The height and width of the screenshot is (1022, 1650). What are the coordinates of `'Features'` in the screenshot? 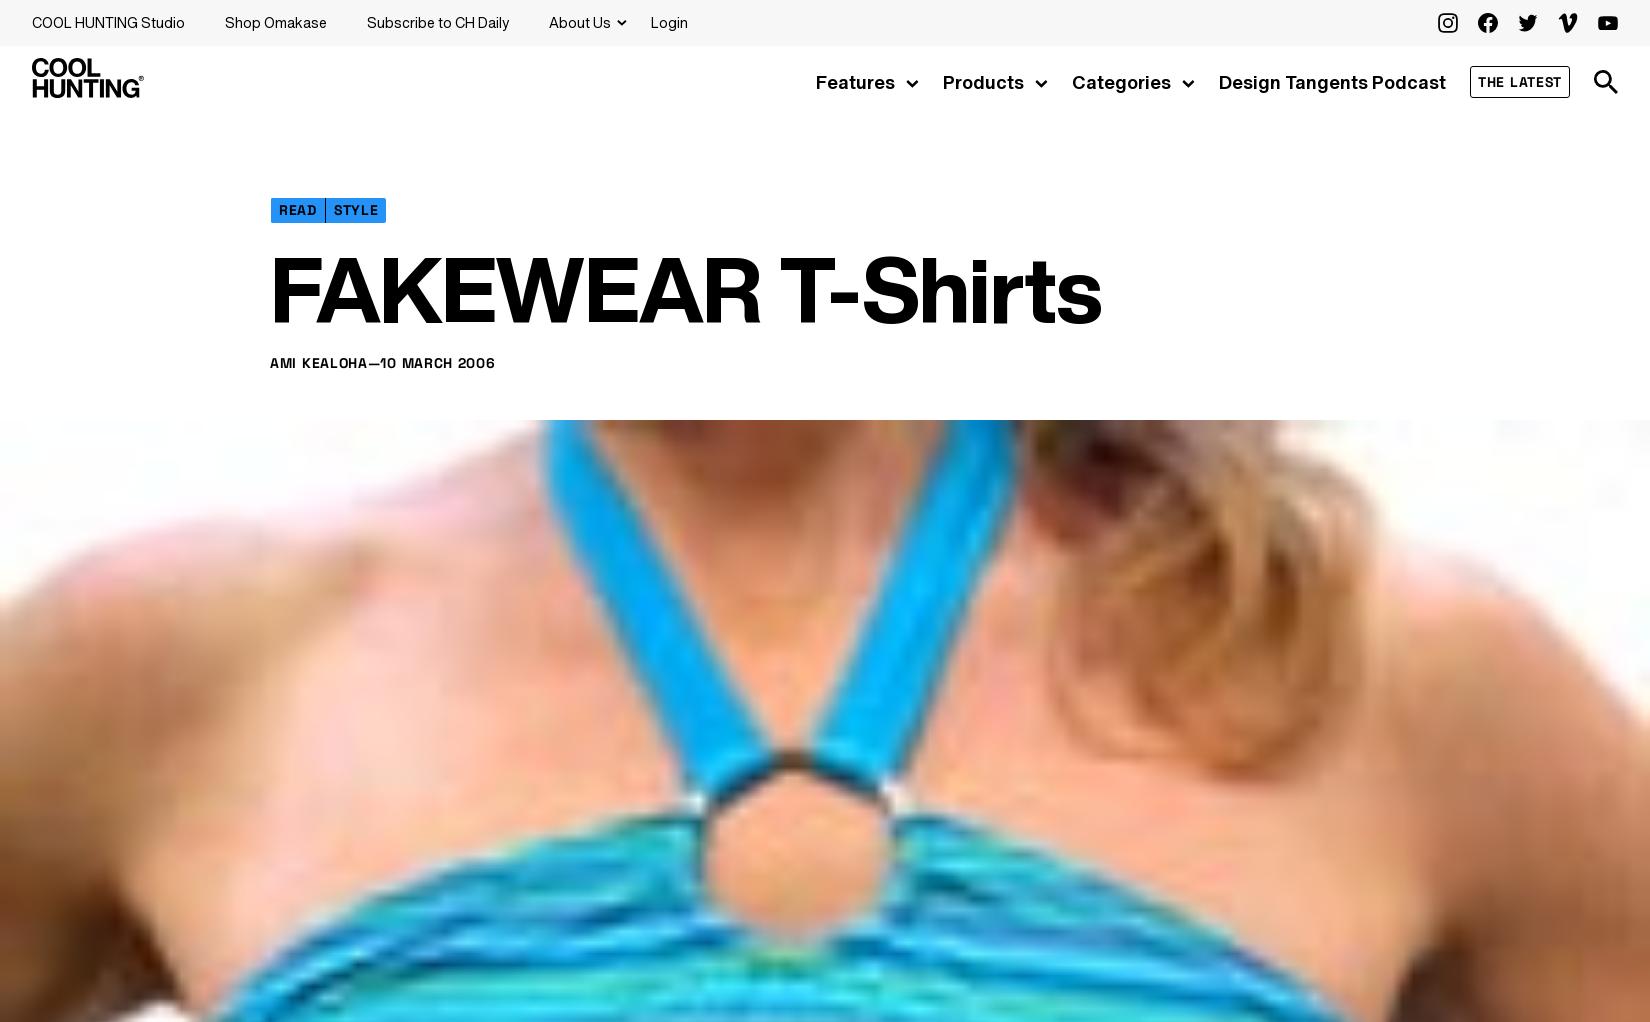 It's located at (855, 80).